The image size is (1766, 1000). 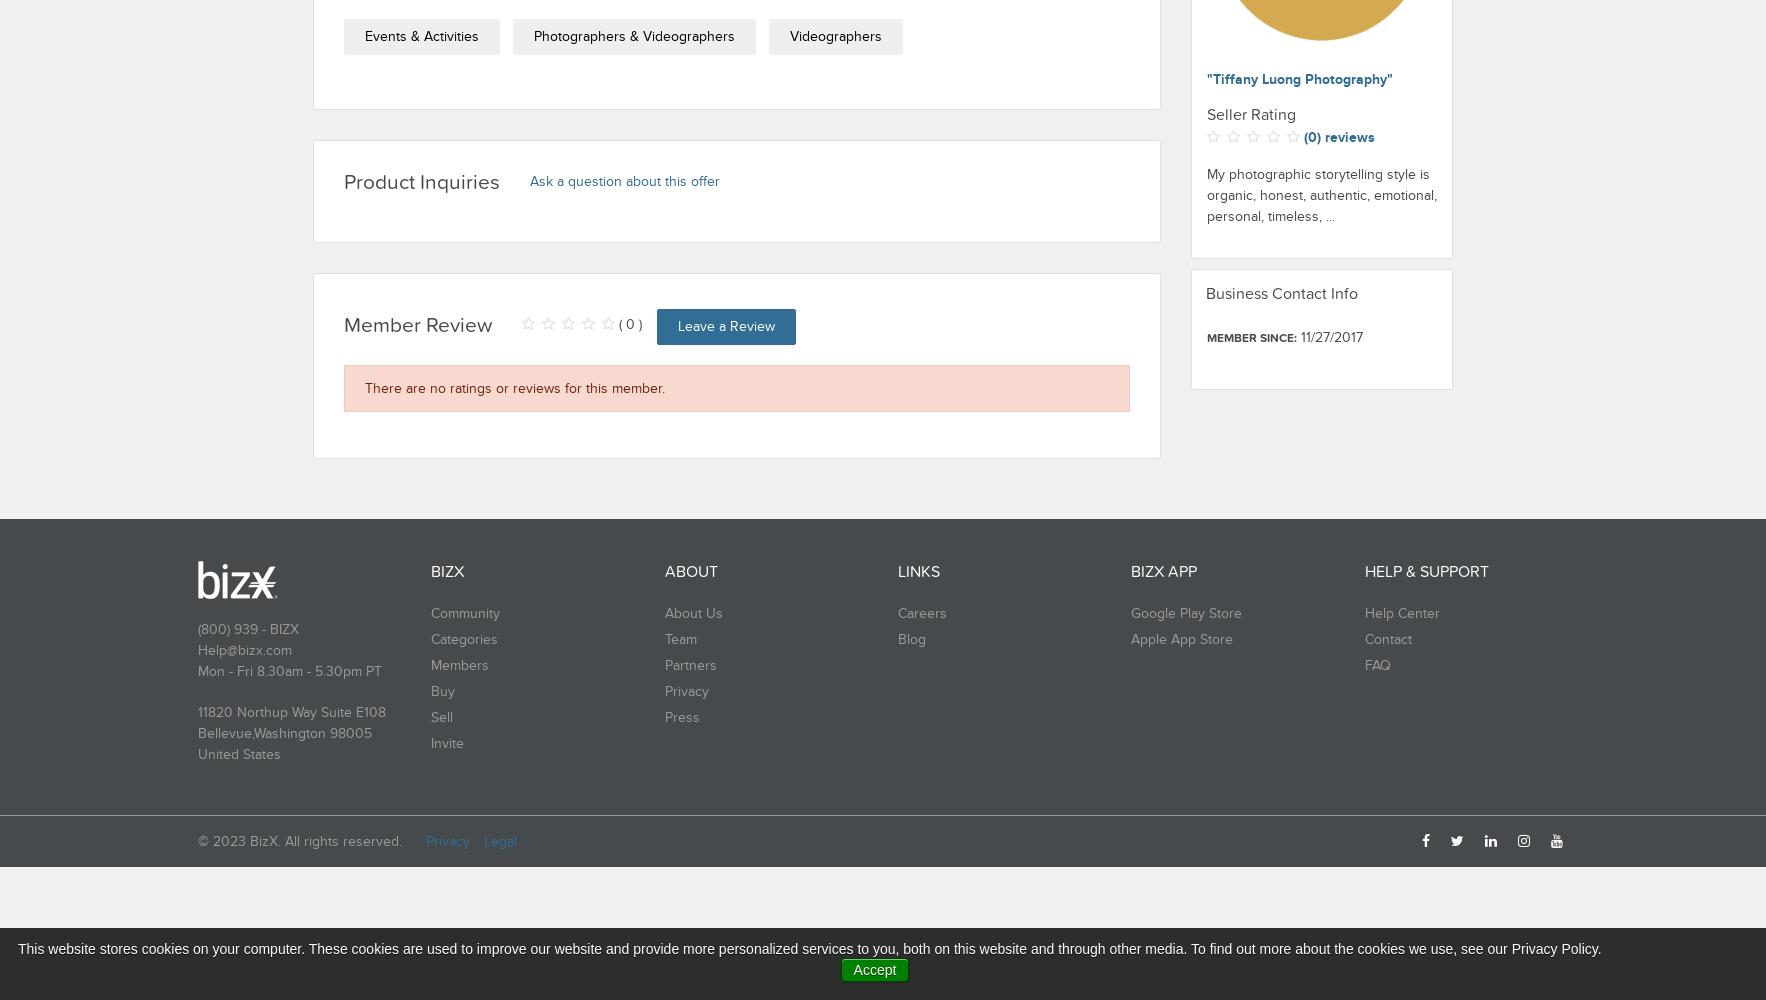 What do you see at coordinates (299, 840) in the screenshot?
I see `'© 2023 BizX. All rights reserved.'` at bounding box center [299, 840].